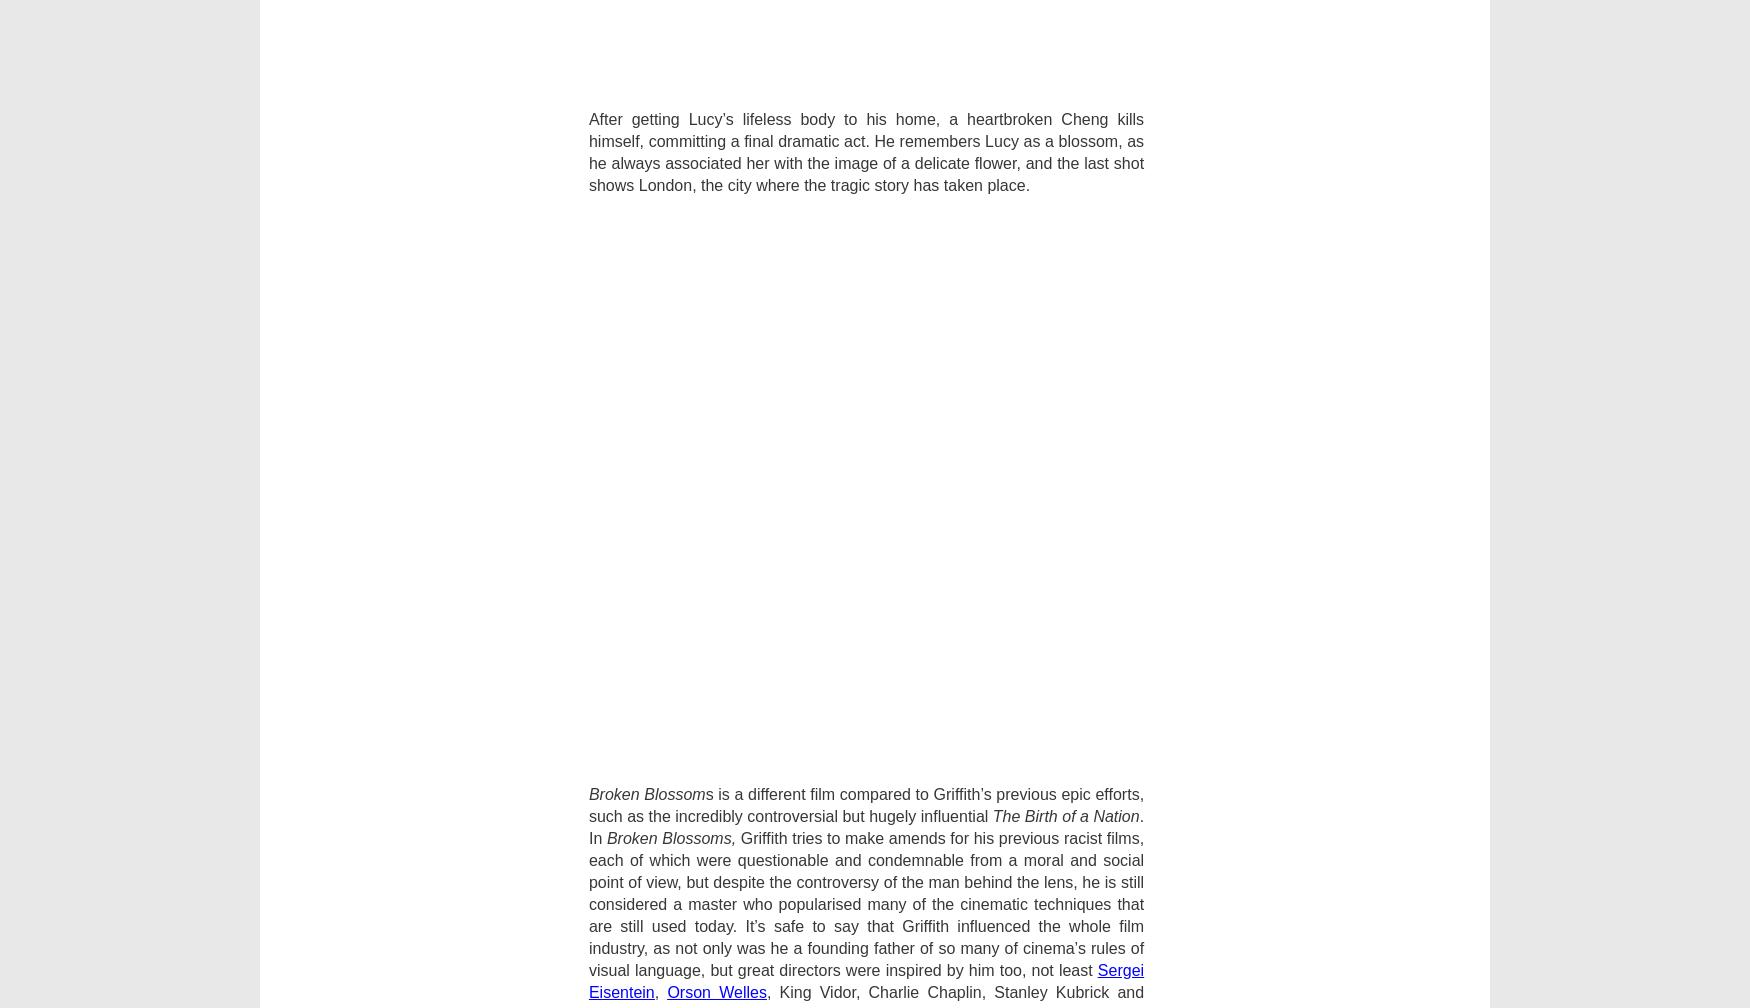 The height and width of the screenshot is (1008, 1750). What do you see at coordinates (611, 592) in the screenshot?
I see `'Our Team'` at bounding box center [611, 592].